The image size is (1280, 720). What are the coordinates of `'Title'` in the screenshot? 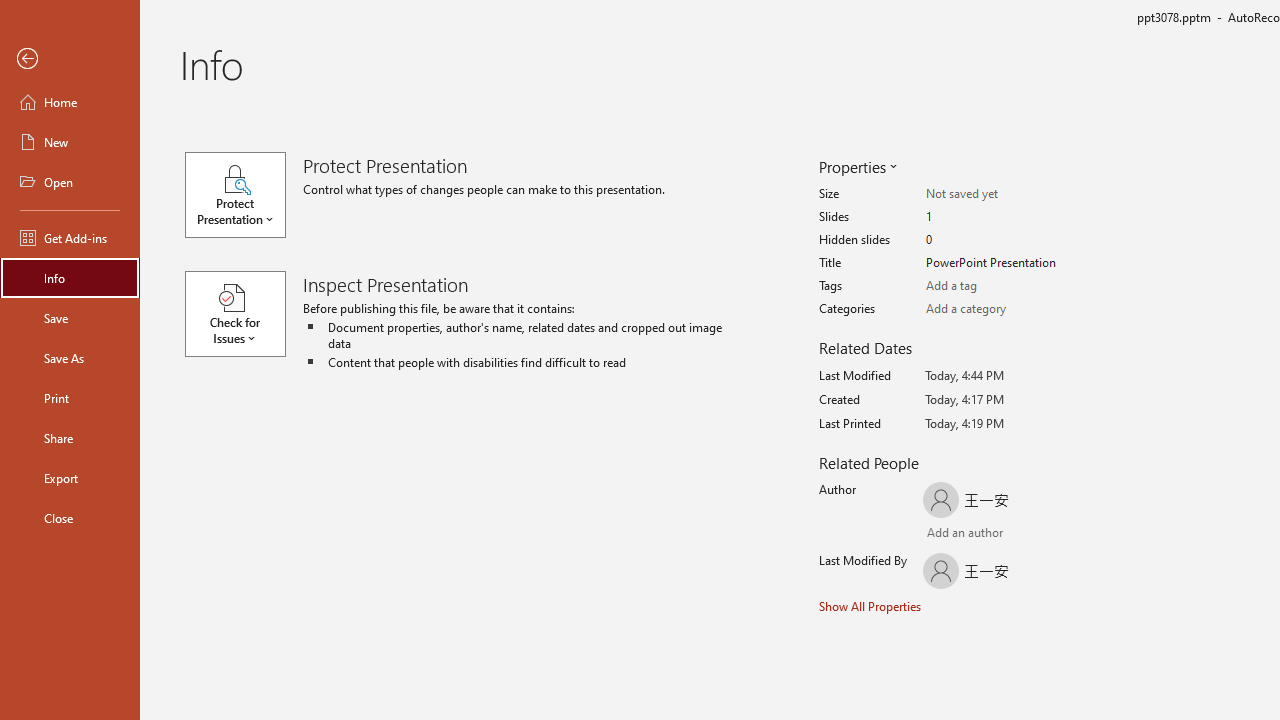 It's located at (1004, 262).